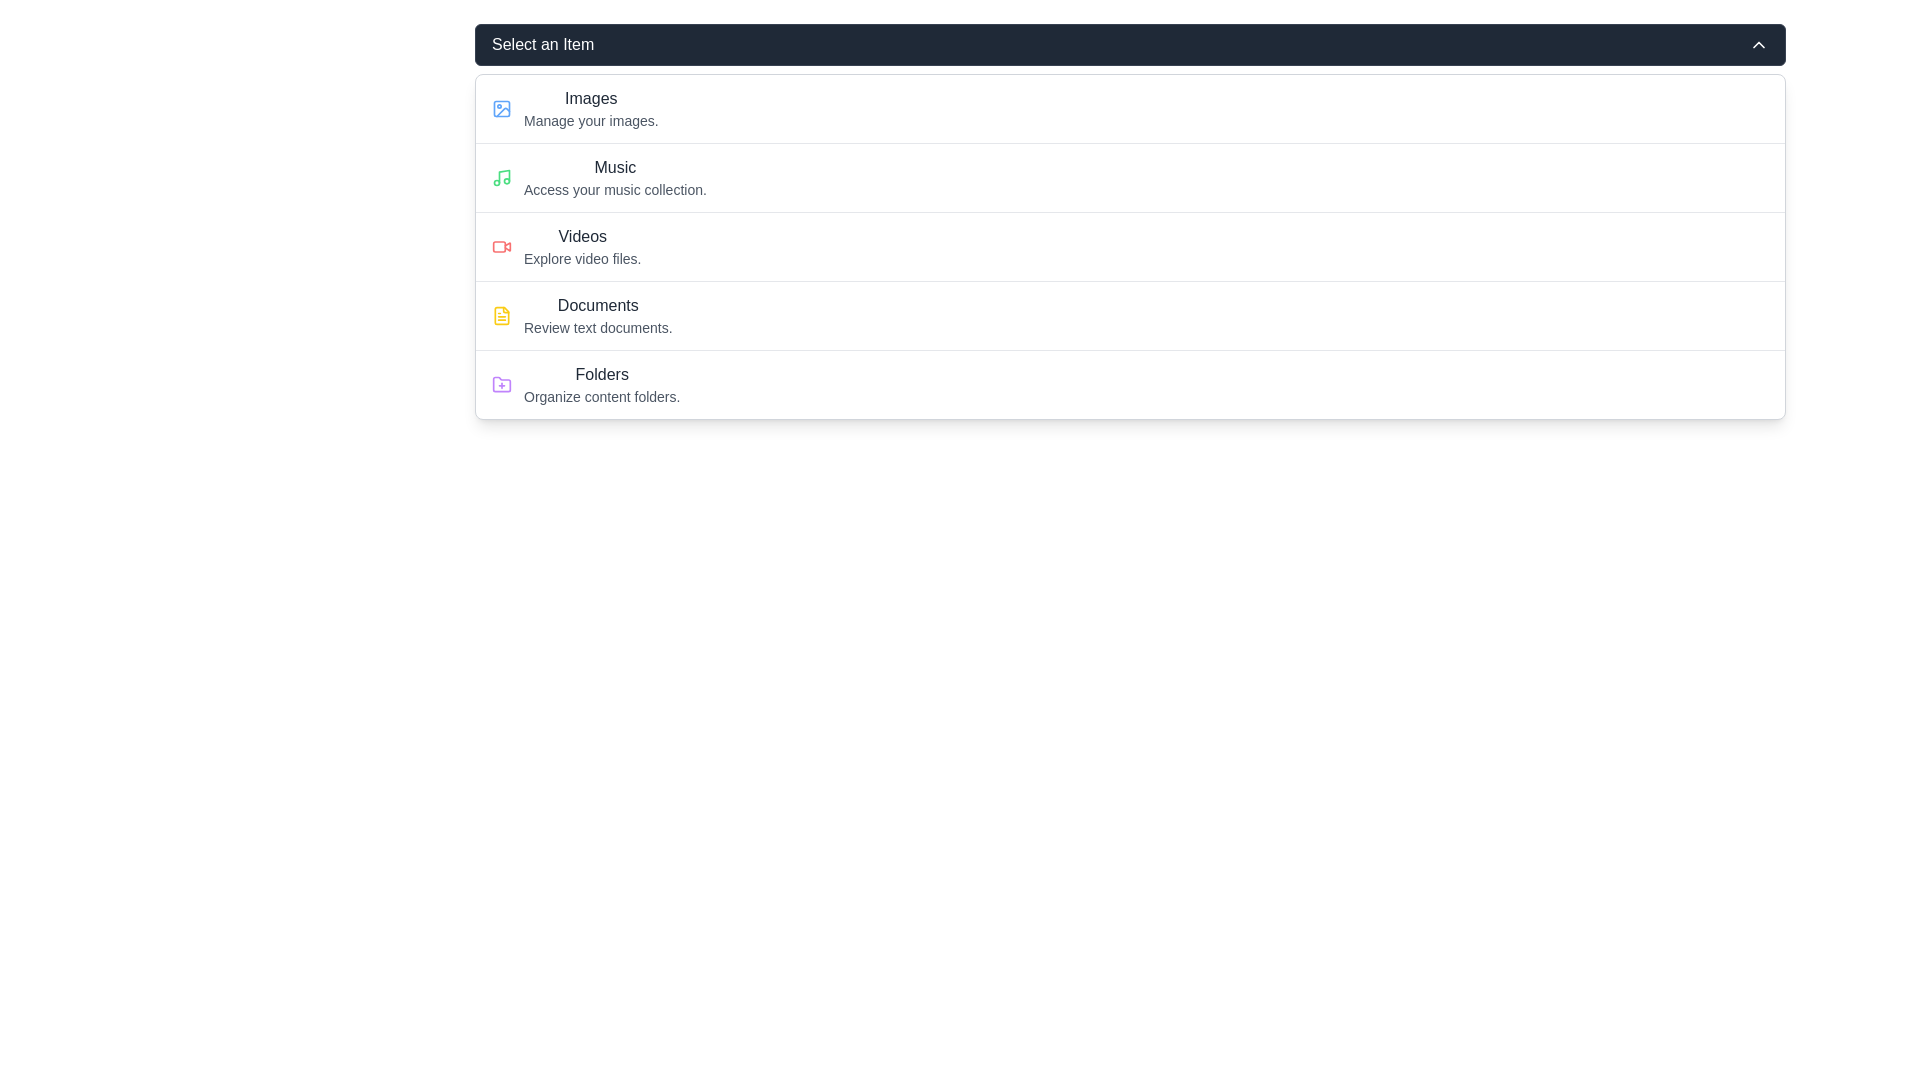  What do you see at coordinates (601, 385) in the screenshot?
I see `the fifth item in the navigation menu under 'Select an Item'` at bounding box center [601, 385].